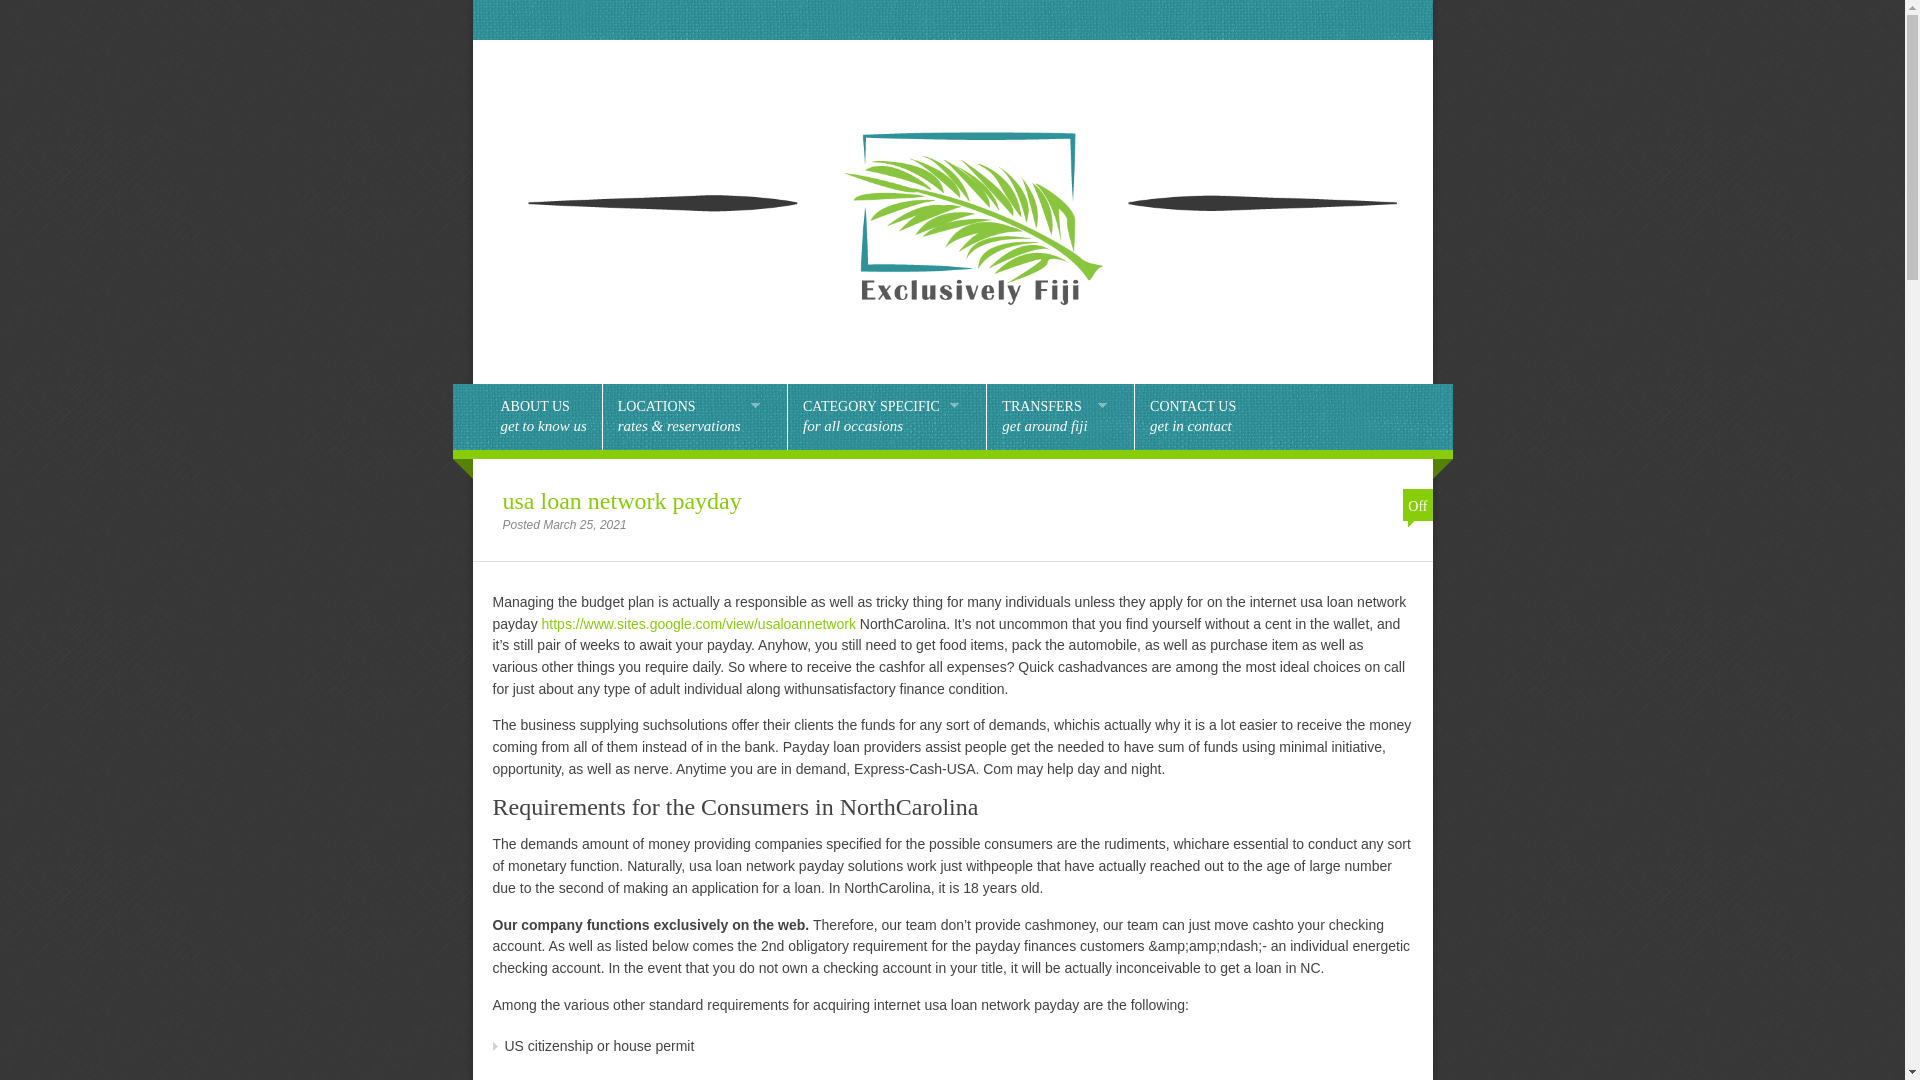  What do you see at coordinates (1193, 415) in the screenshot?
I see `'CONTACT US` at bounding box center [1193, 415].